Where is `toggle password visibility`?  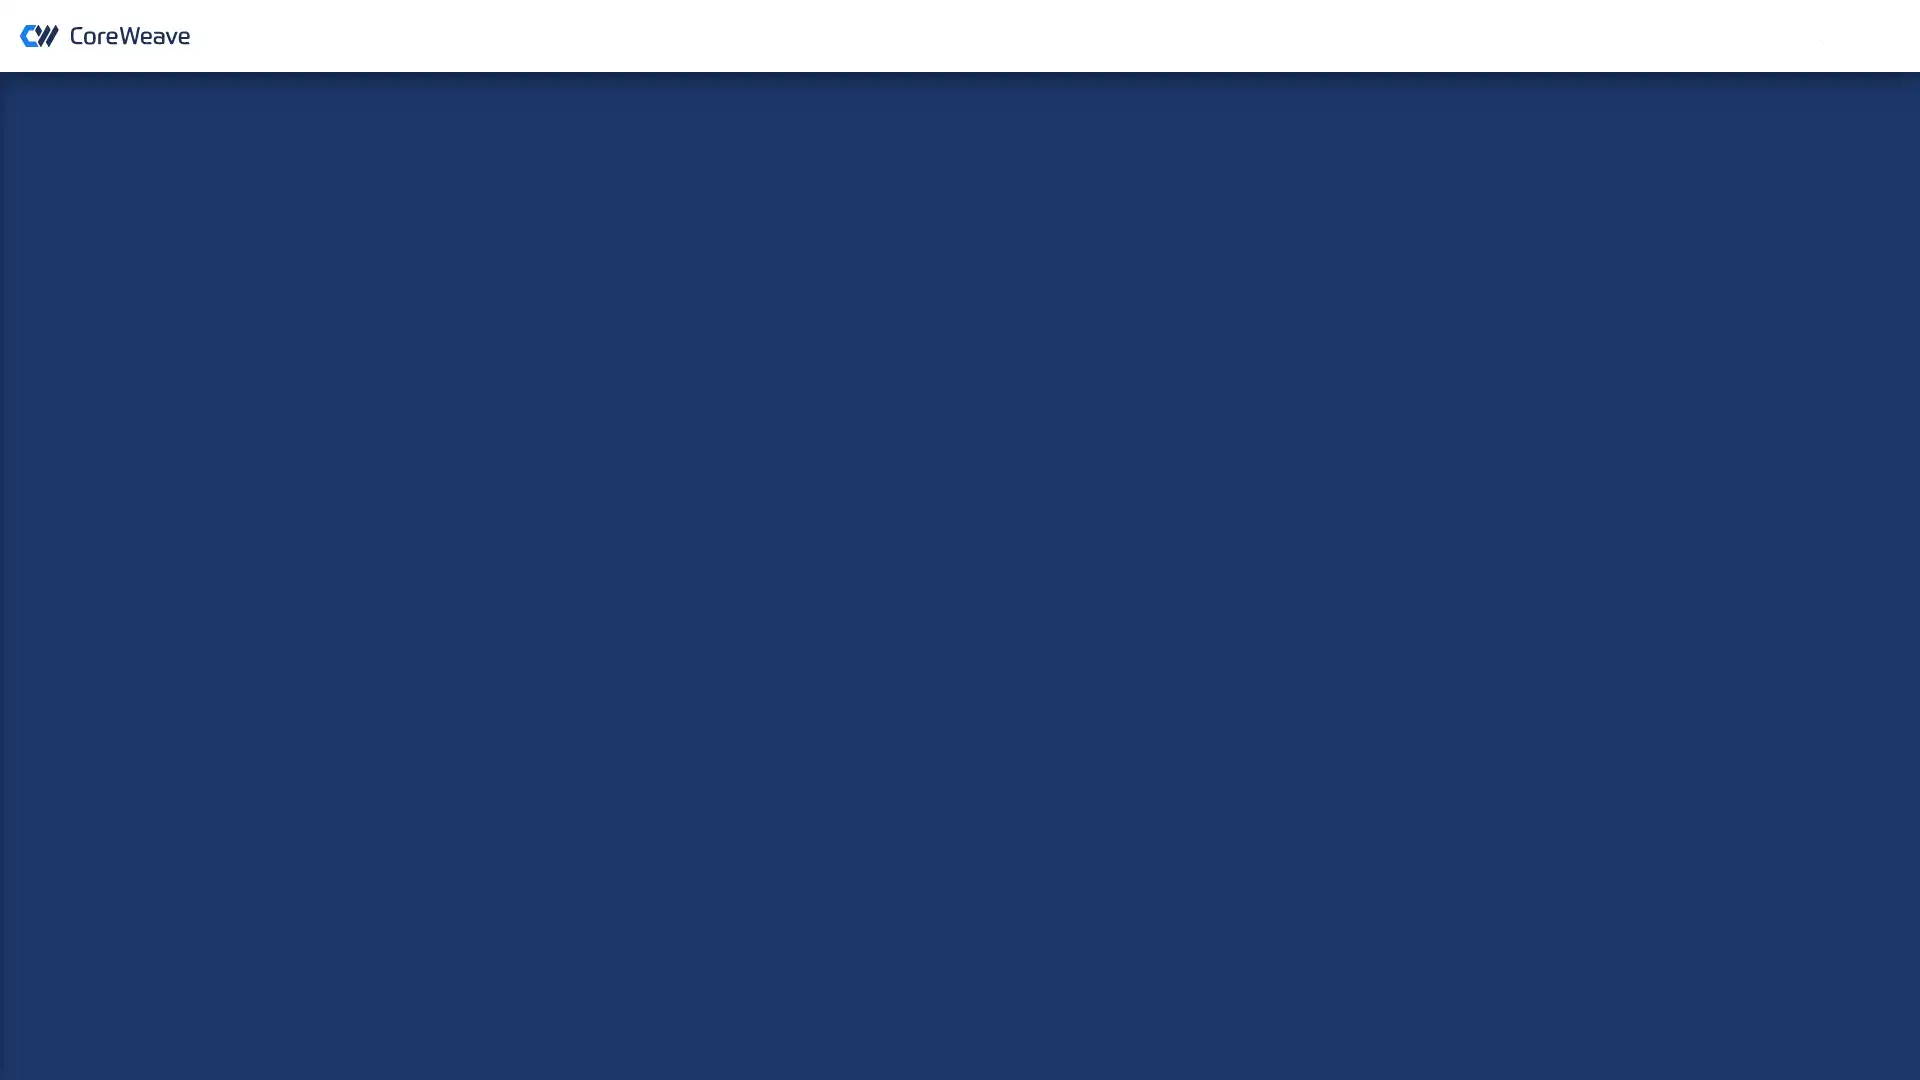 toggle password visibility is located at coordinates (1148, 437).